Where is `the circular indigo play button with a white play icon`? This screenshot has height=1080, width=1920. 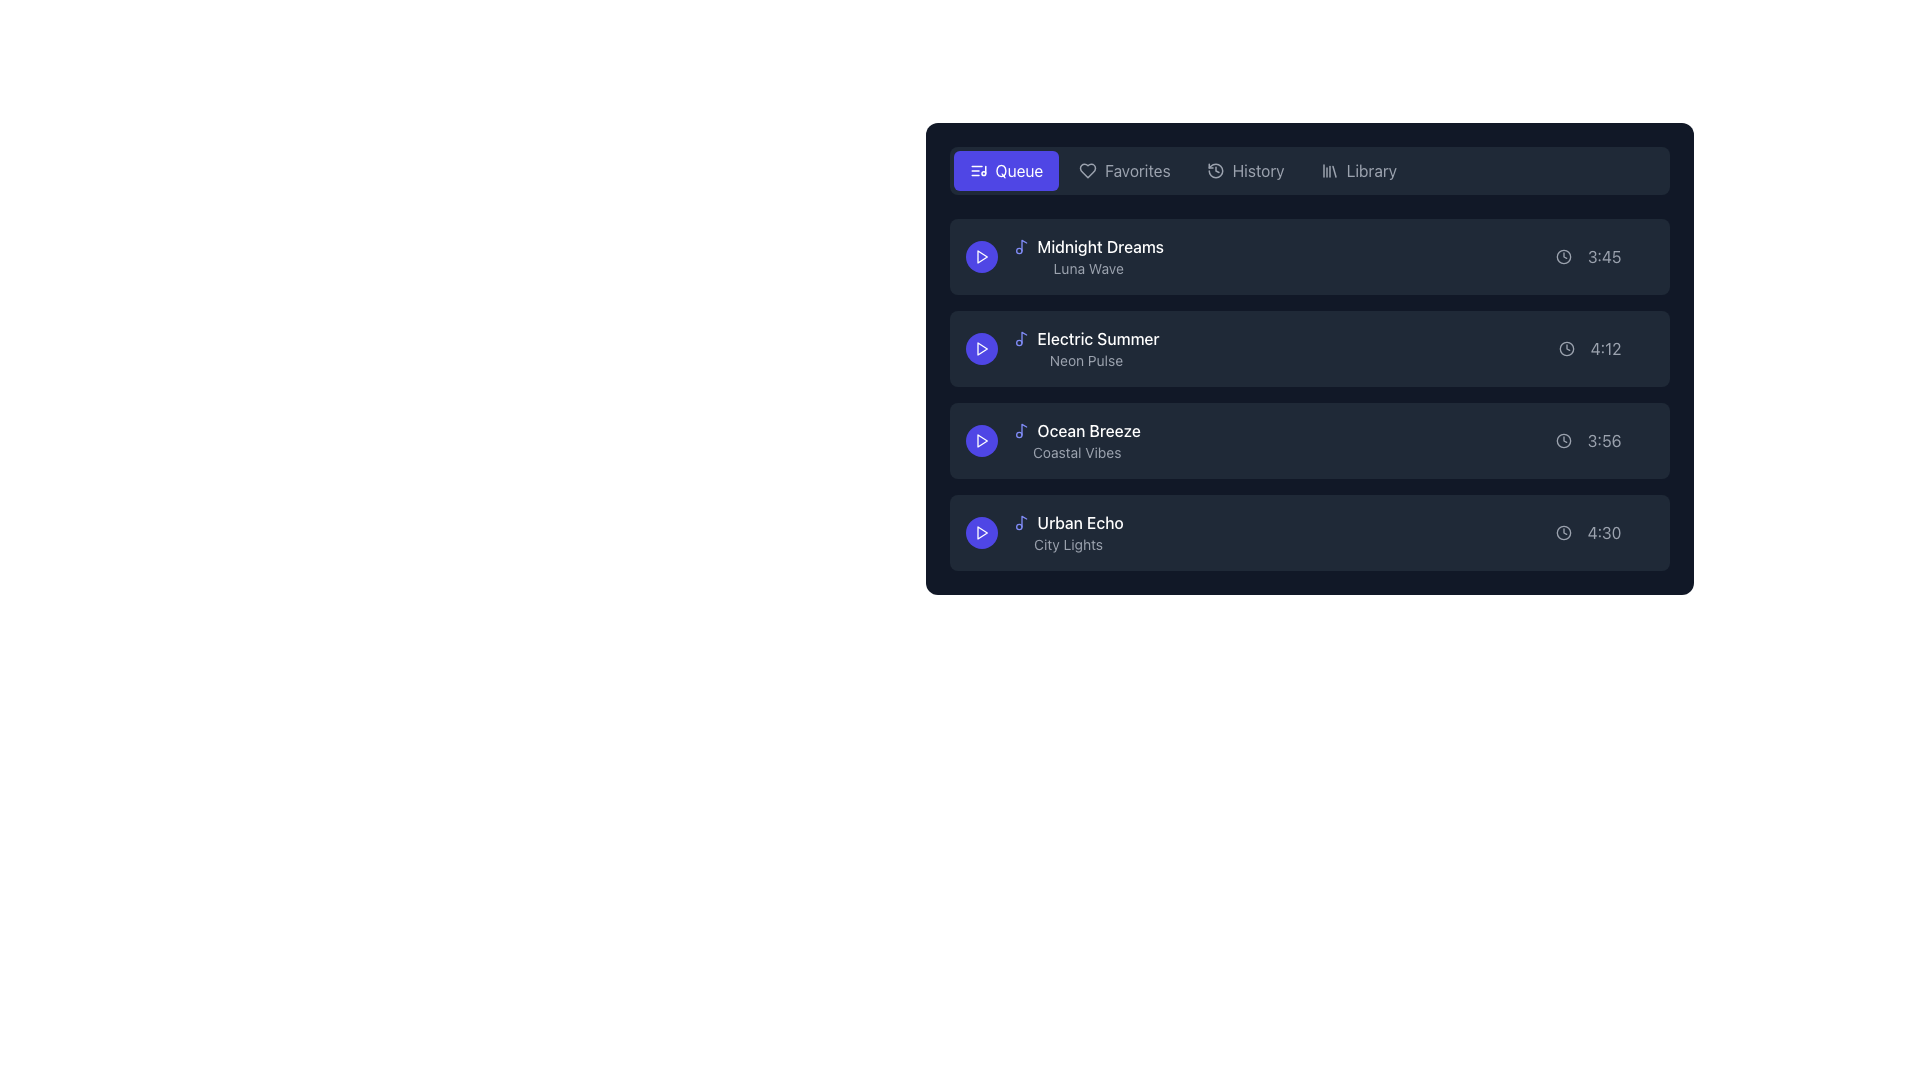 the circular indigo play button with a white play icon is located at coordinates (981, 256).